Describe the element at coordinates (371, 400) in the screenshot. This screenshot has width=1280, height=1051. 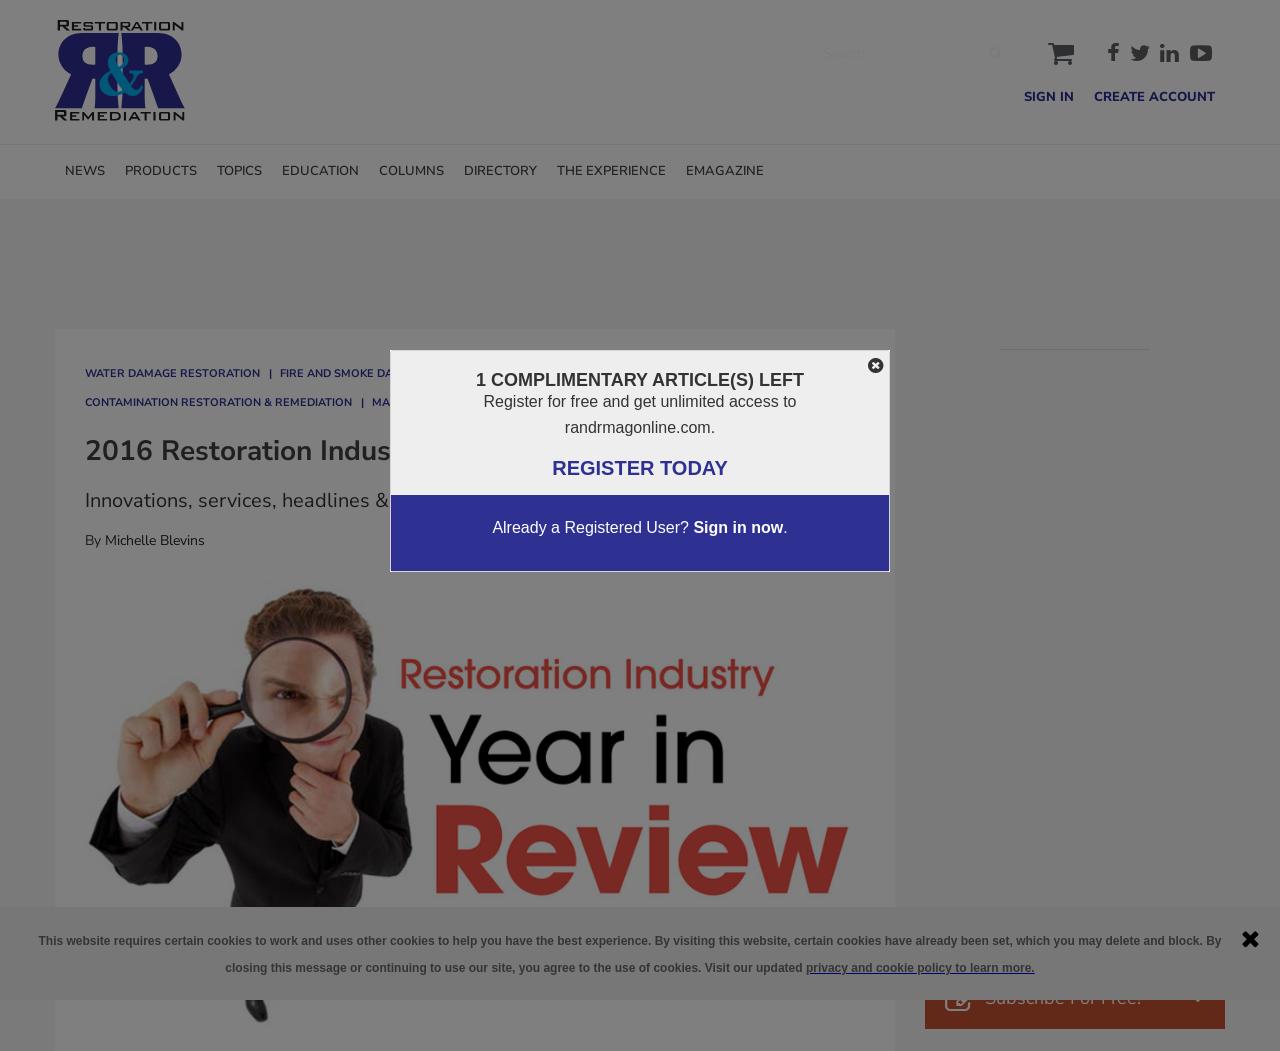
I see `'Managing Your Restoration Business'` at that location.